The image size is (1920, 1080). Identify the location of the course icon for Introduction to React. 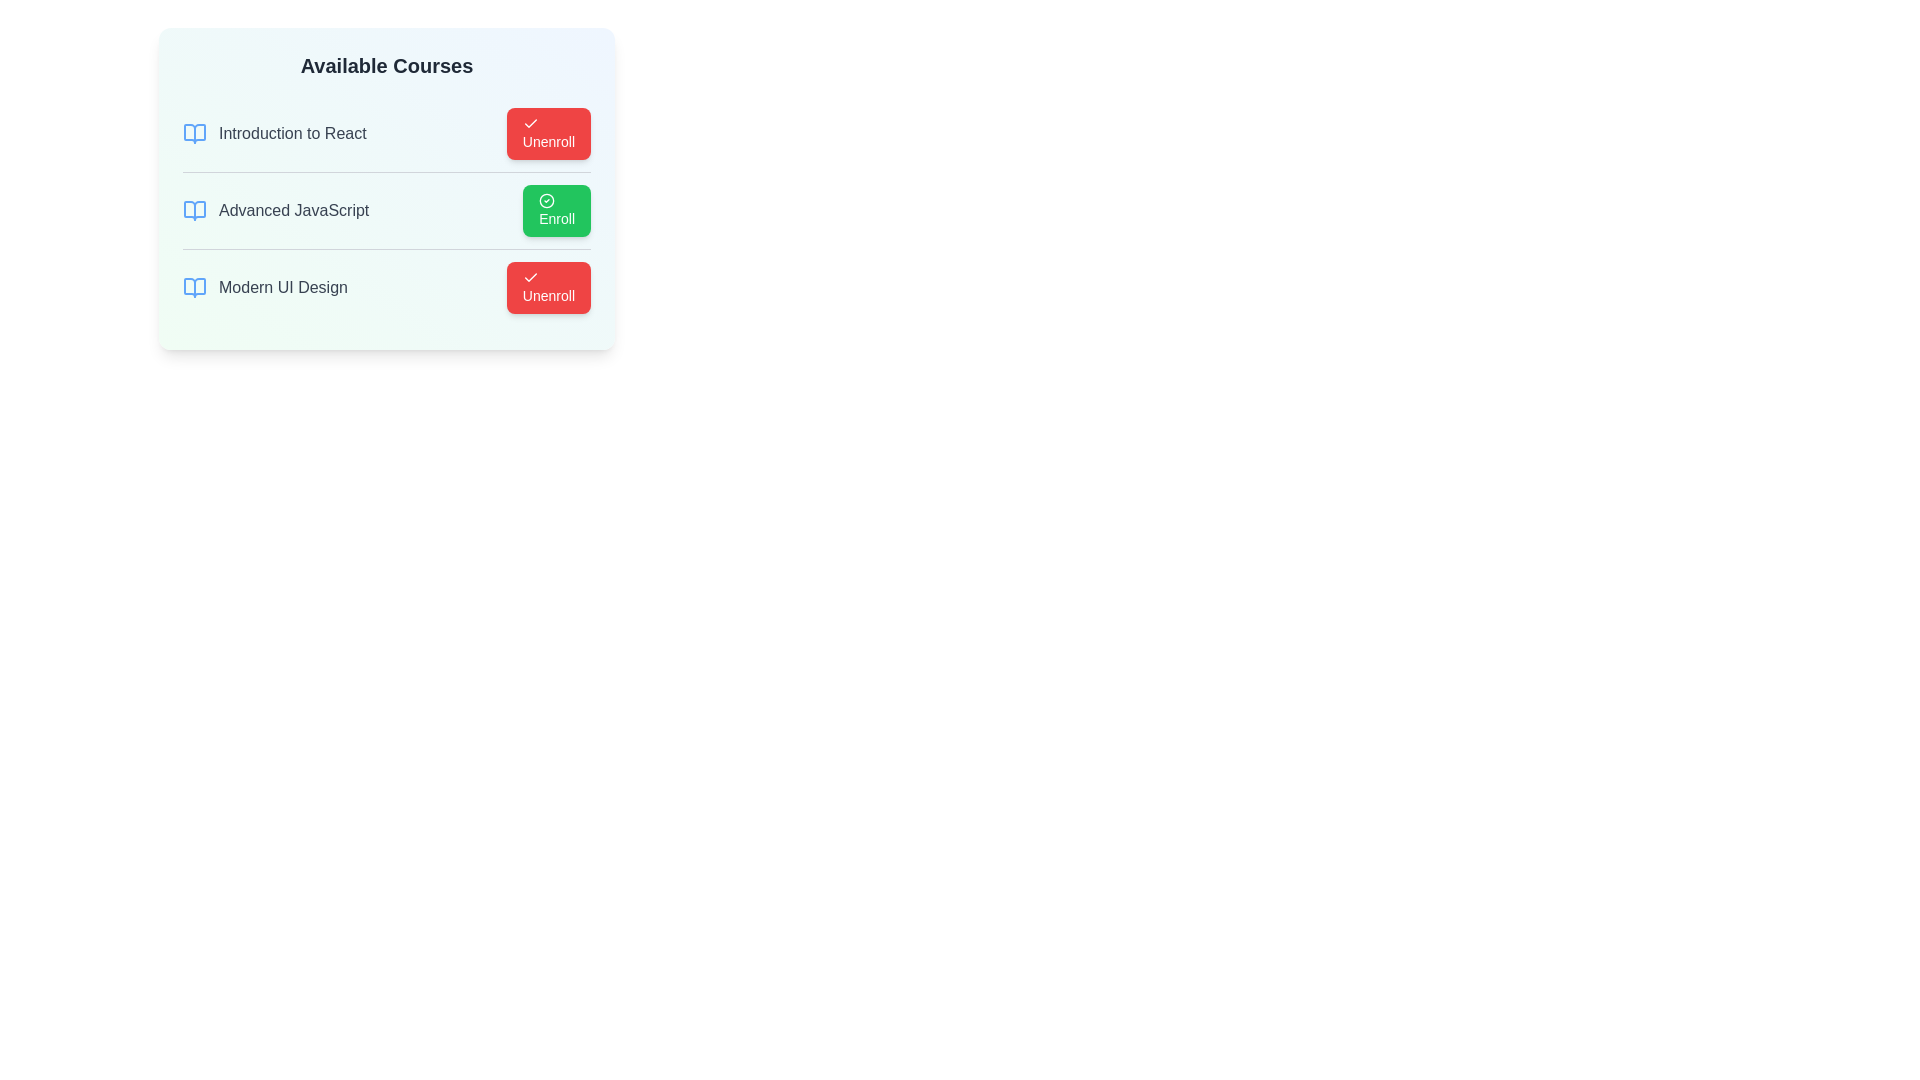
(195, 134).